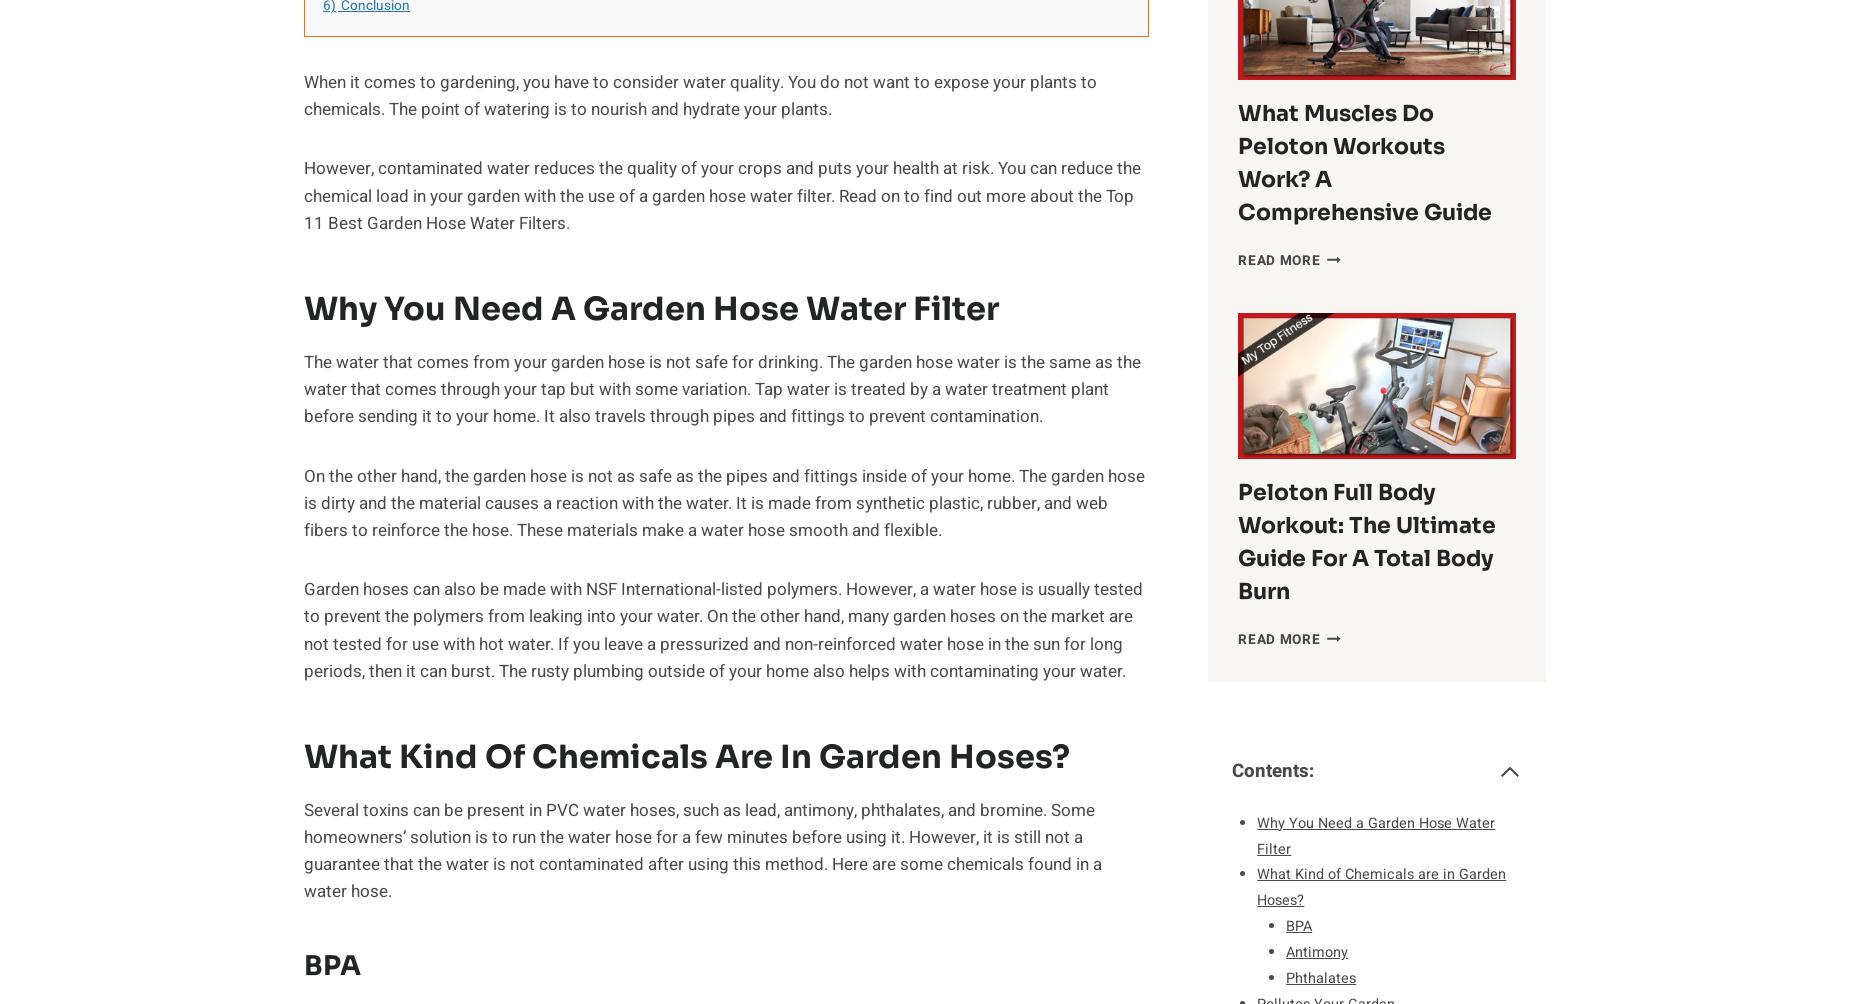 The height and width of the screenshot is (1004, 1850). Describe the element at coordinates (722, 194) in the screenshot. I see `'However, contaminated water reduces the quality of your crops and puts your health at risk. You can reduce the chemical load in your garden with the use of a garden hose water filter. Read on to find out more about the Top 11 Best Garden Hose Water Filters.'` at that location.